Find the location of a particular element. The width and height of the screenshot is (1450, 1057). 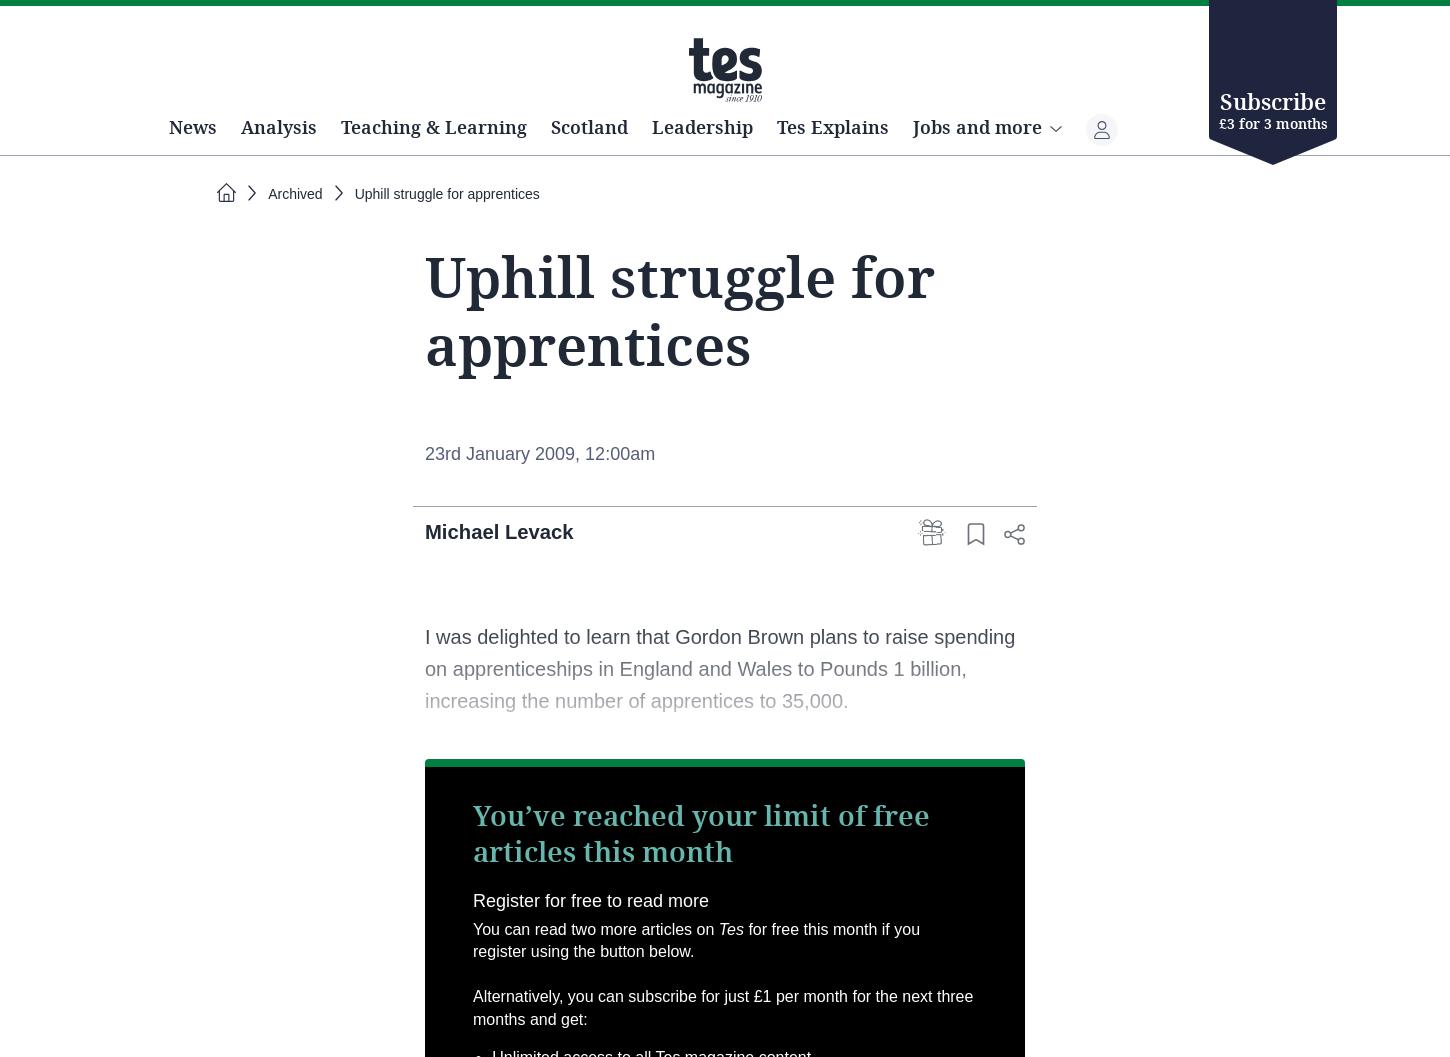

'News' is located at coordinates (249, 197).